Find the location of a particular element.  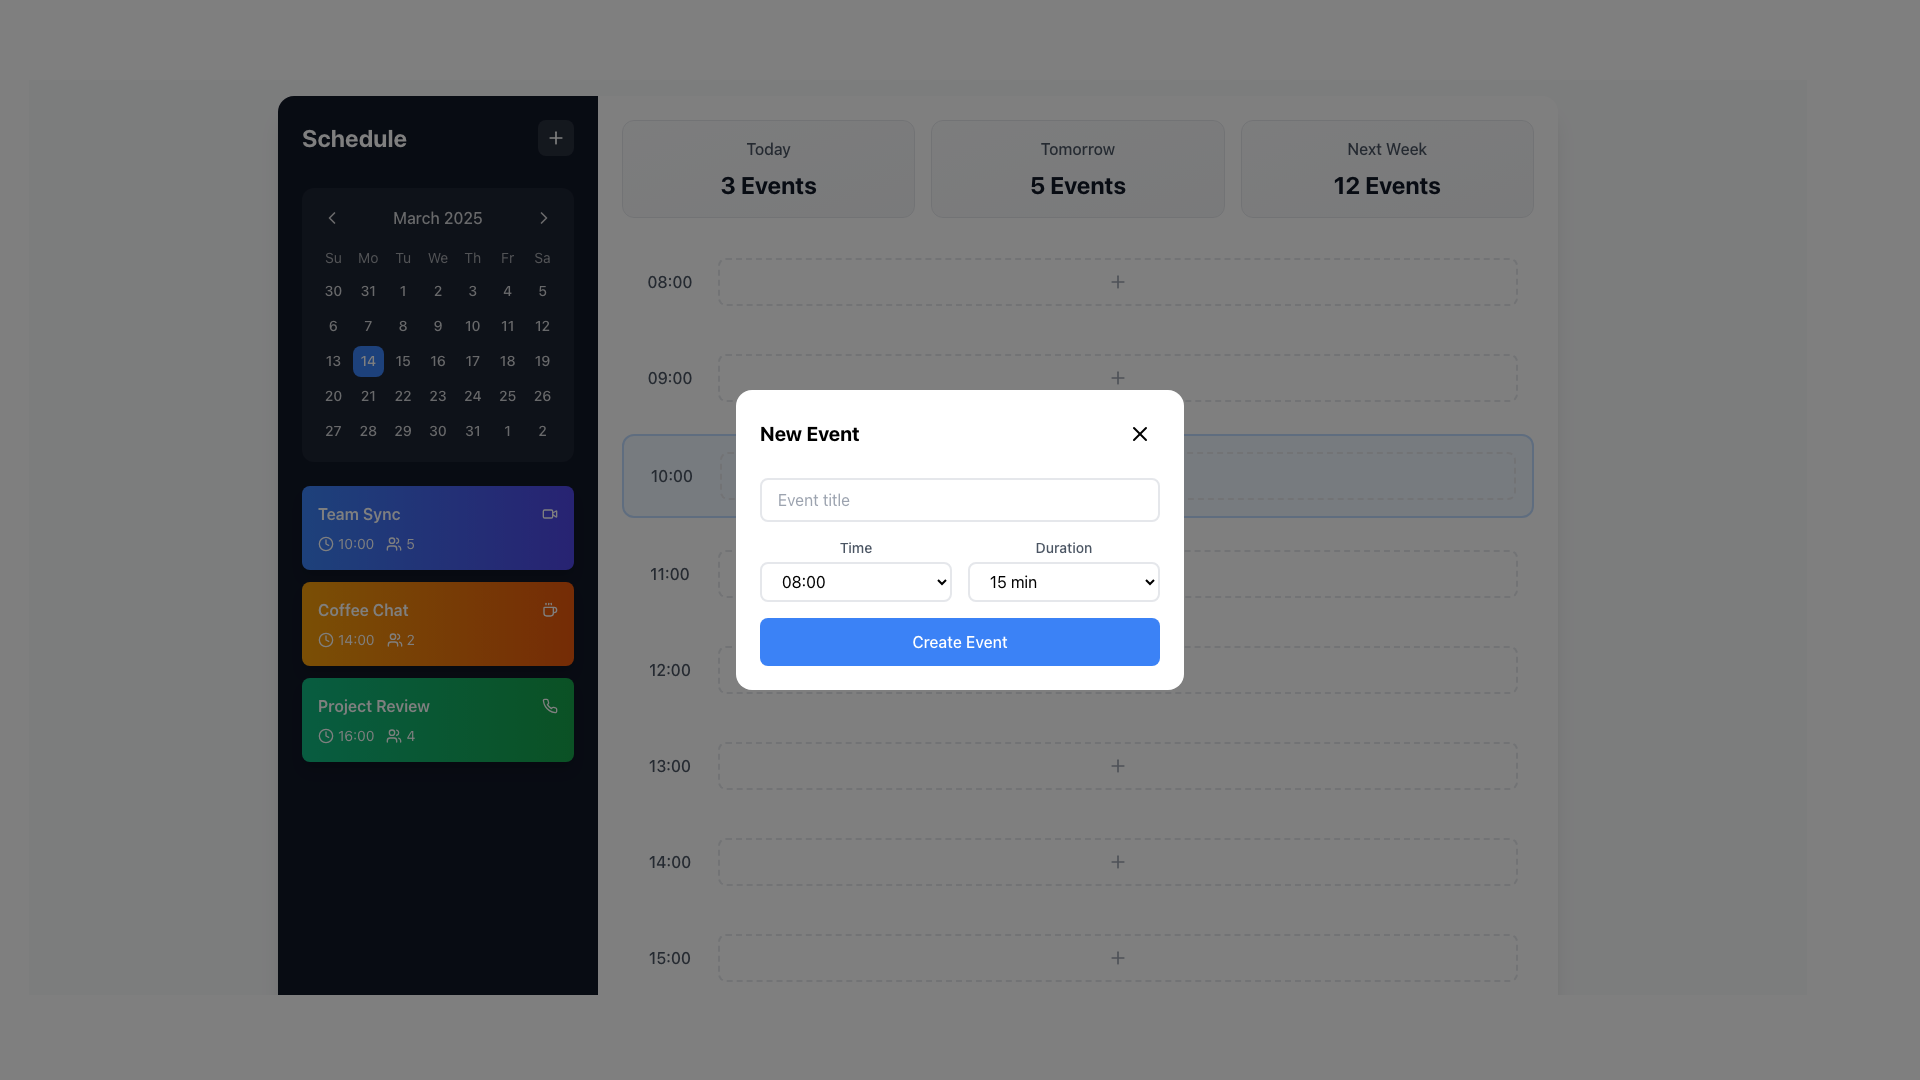

the Text label that displays the number of scheduled events for the current day, located below the 'Today' label in the right half of the interface is located at coordinates (767, 185).